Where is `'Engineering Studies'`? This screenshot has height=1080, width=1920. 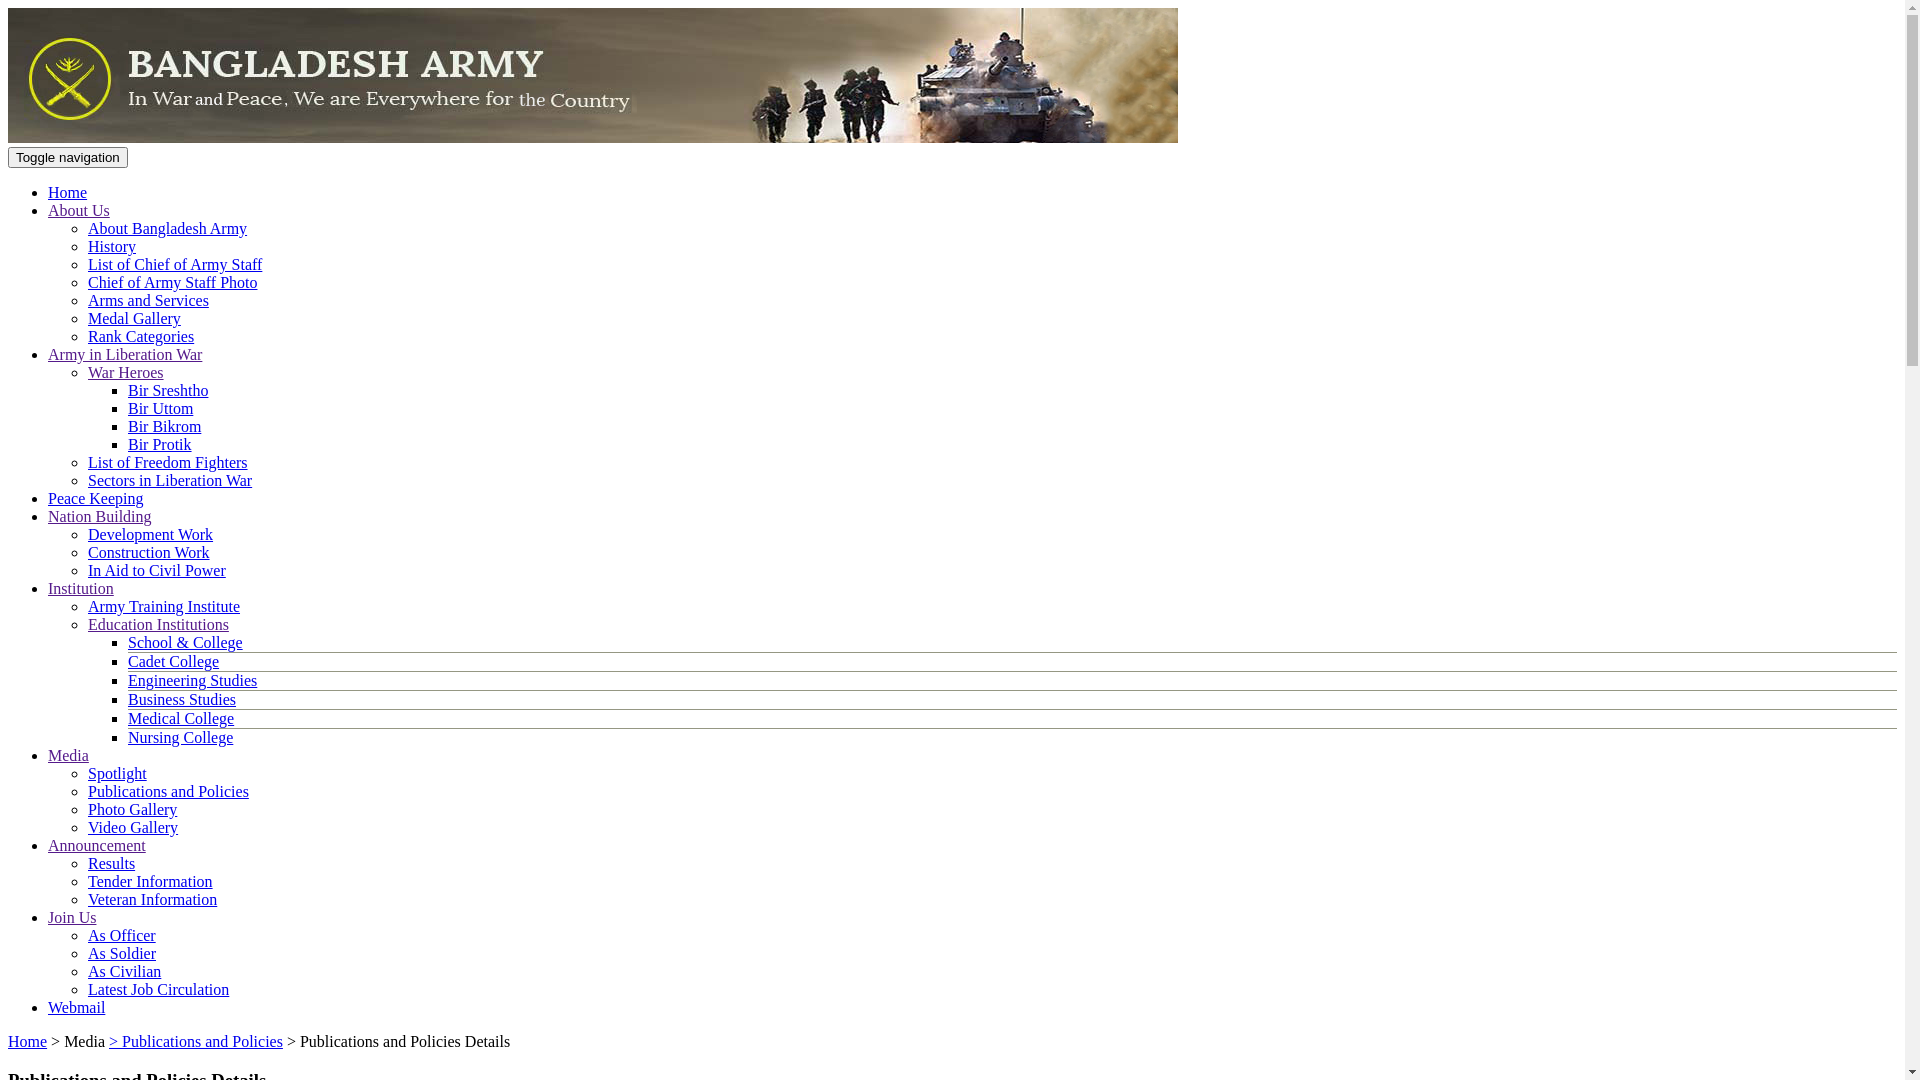
'Engineering Studies' is located at coordinates (127, 679).